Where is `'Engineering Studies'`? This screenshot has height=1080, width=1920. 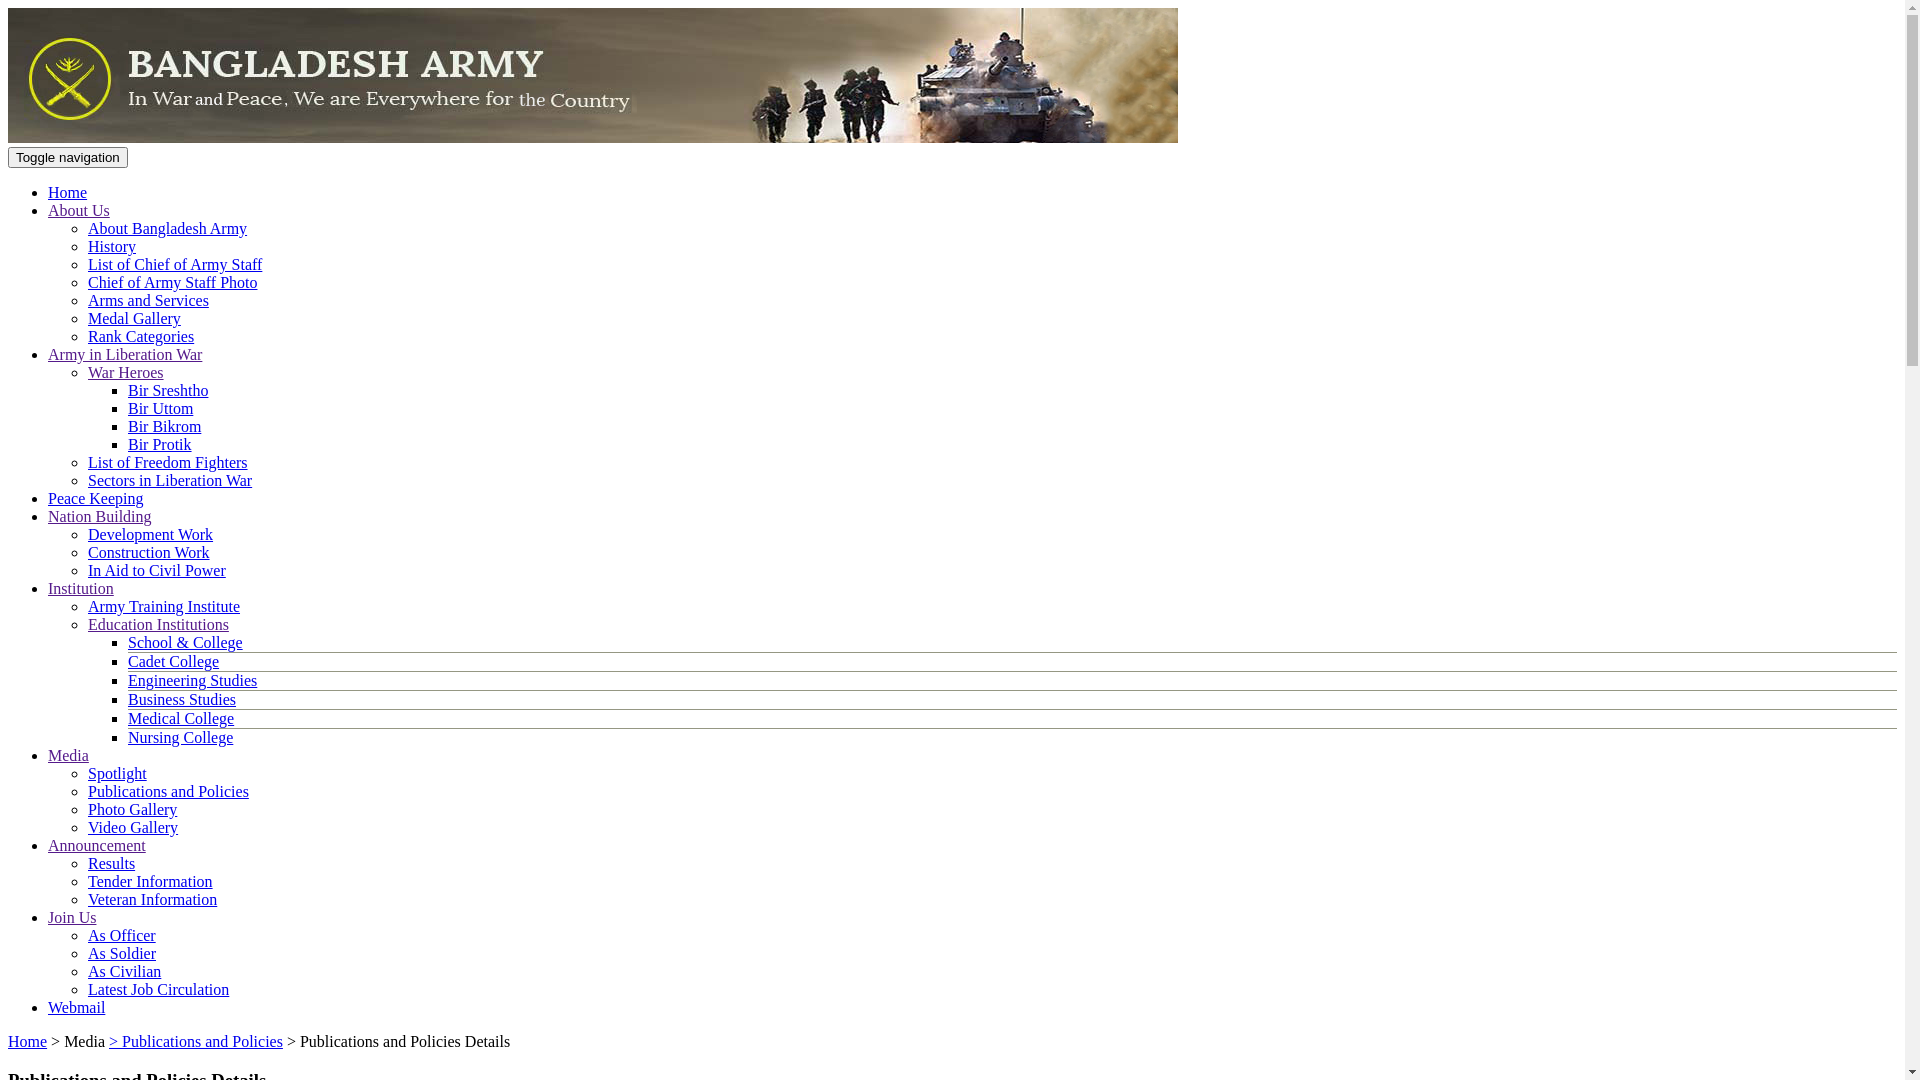
'Engineering Studies' is located at coordinates (127, 679).